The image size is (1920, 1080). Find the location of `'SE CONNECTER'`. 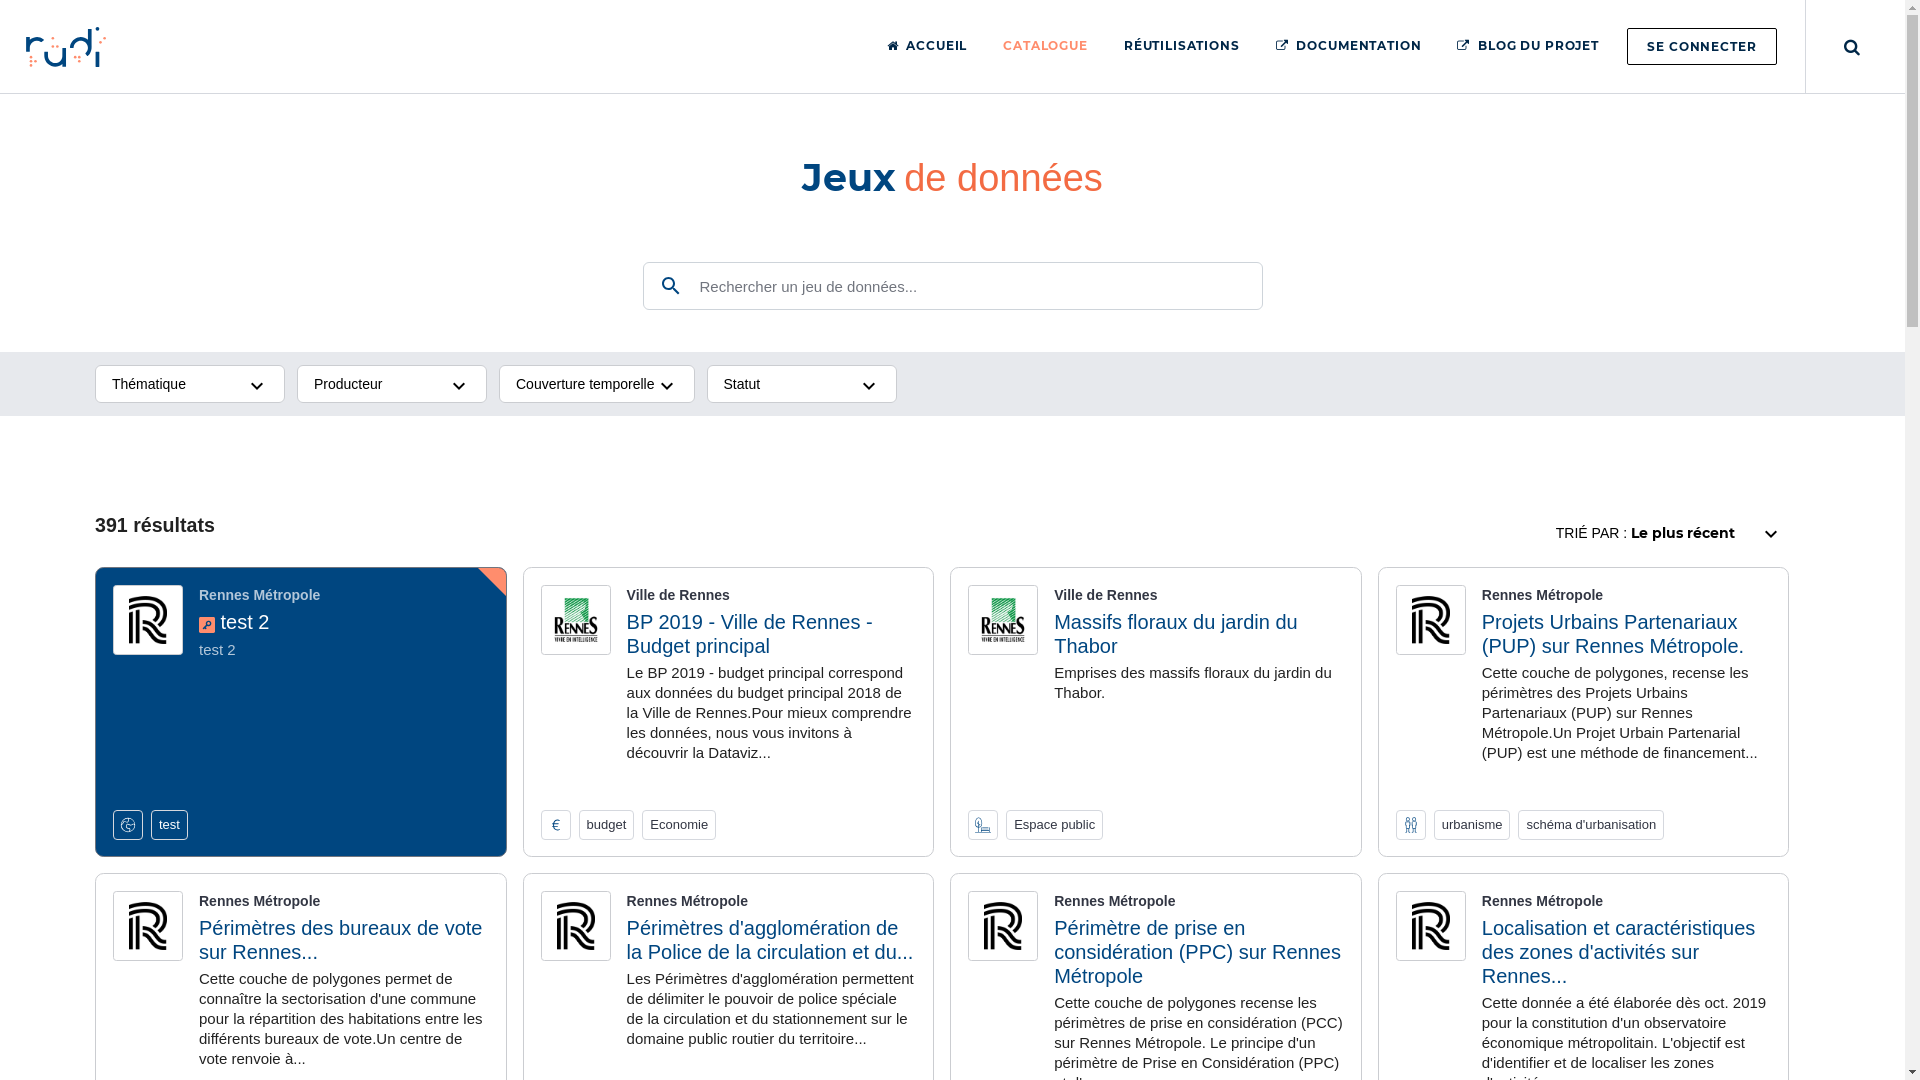

'SE CONNECTER' is located at coordinates (1701, 45).